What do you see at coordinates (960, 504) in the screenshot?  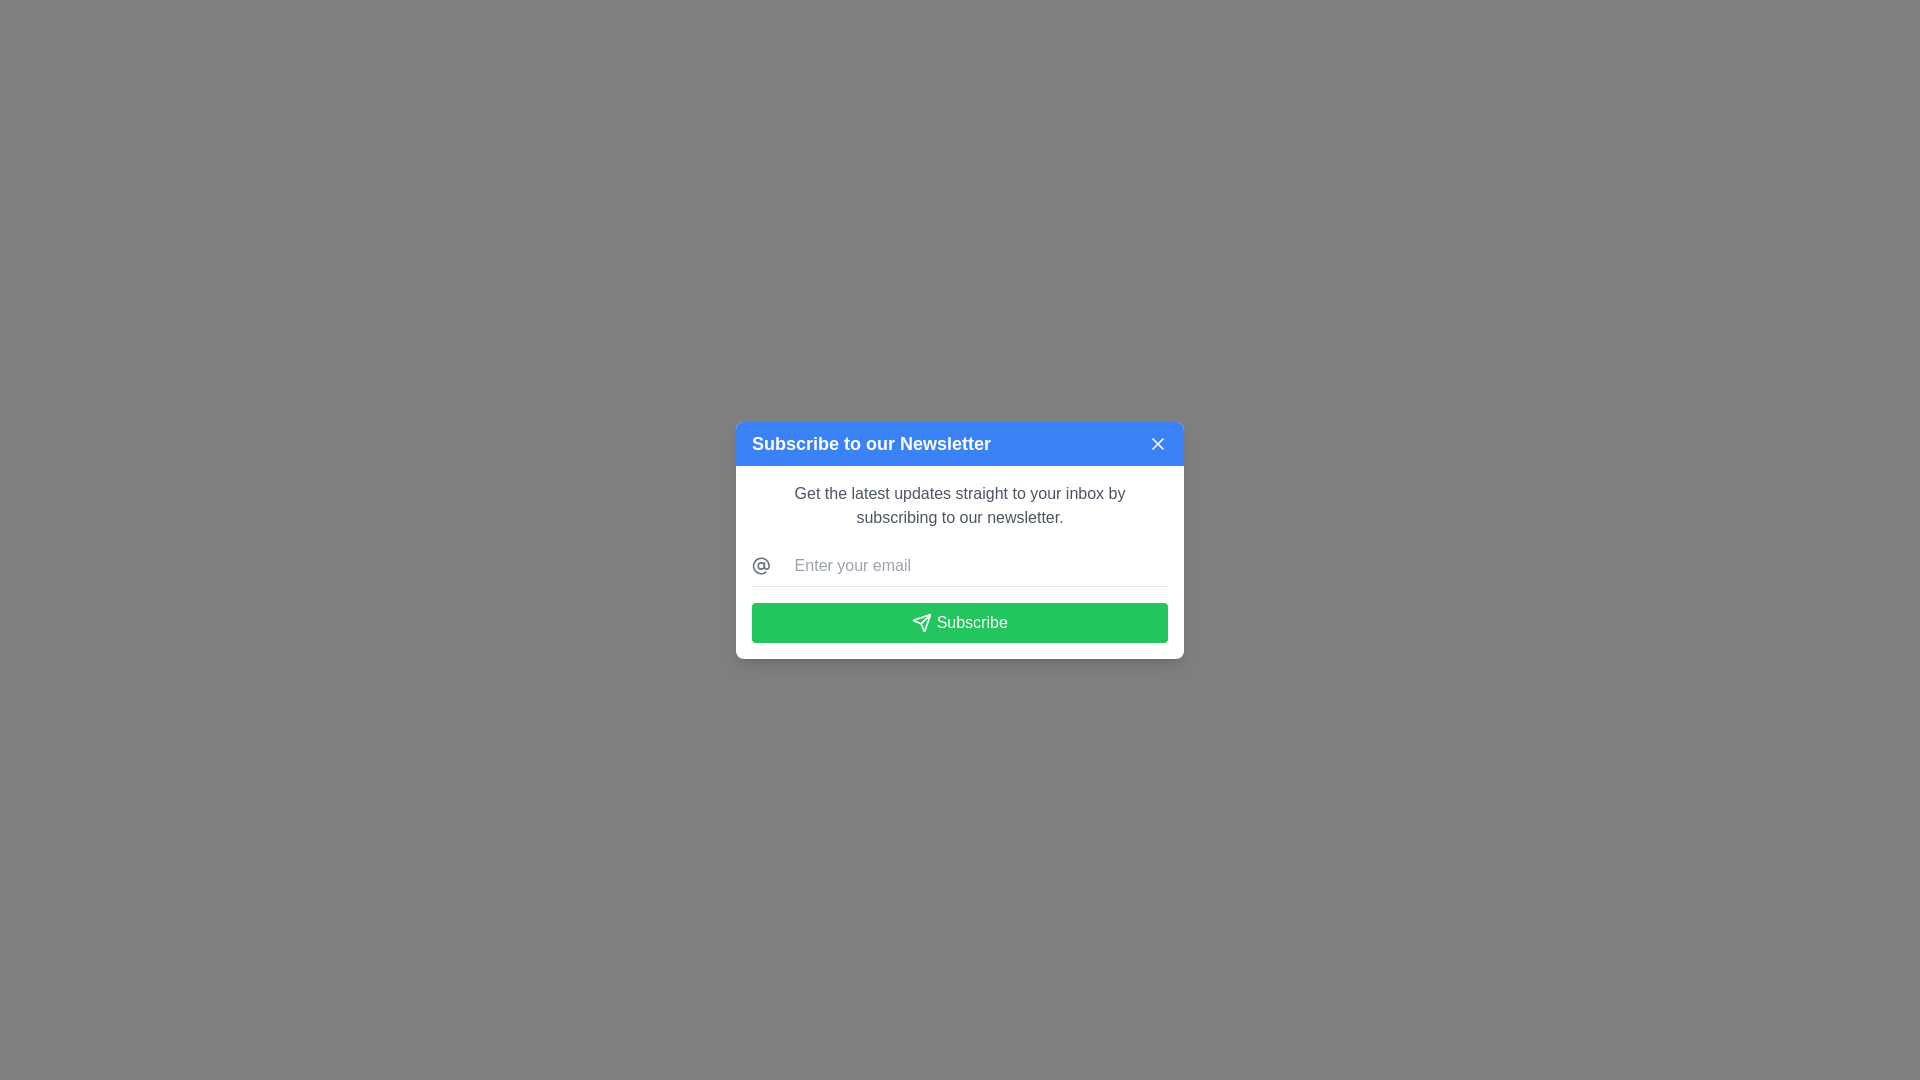 I see `the text label that contains the message 'Get the latest updates straight to your inbox by subscribing to our newsletter.' in gray font, located below the header 'Subscribe to our Newsletter' in a white modal box` at bounding box center [960, 504].